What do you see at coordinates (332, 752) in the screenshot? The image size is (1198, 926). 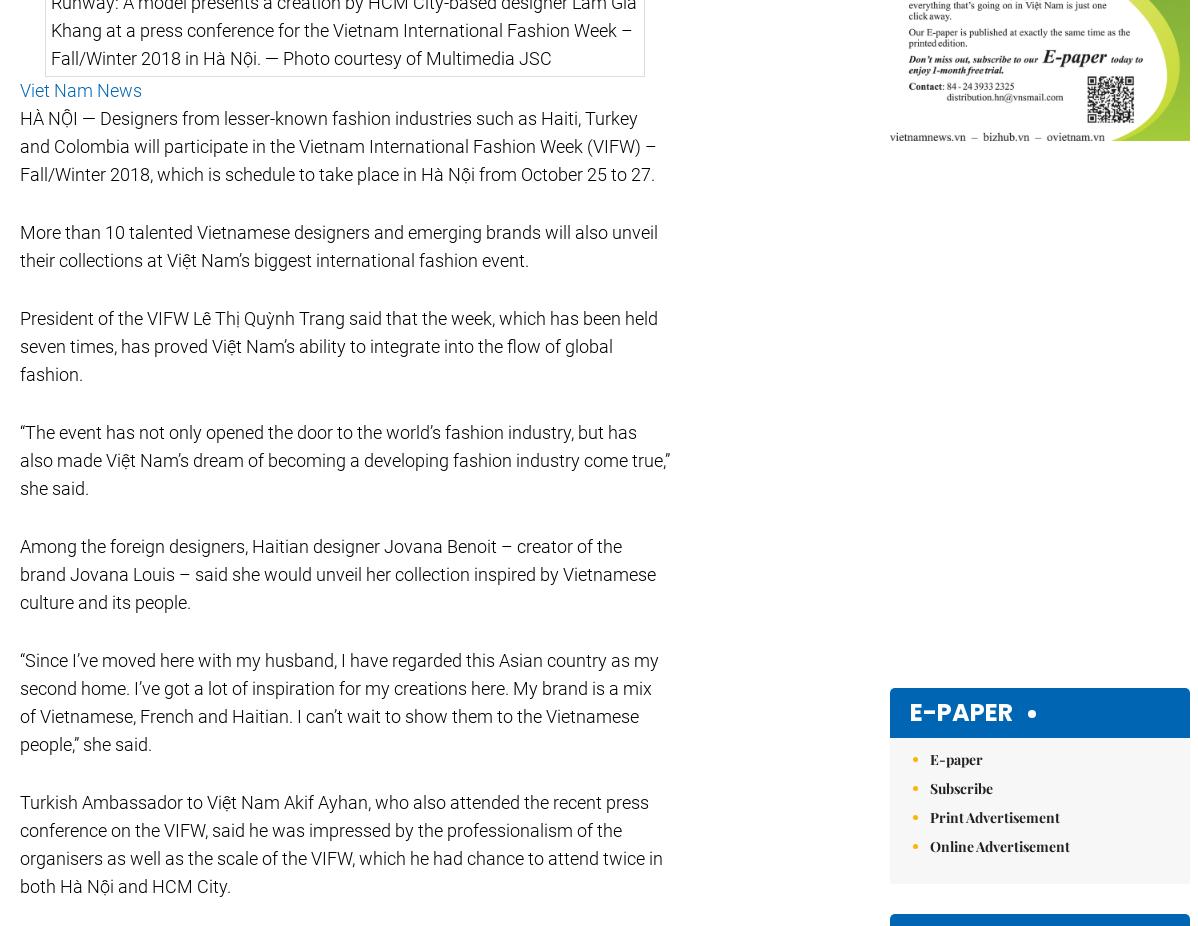 I see `'Op-Ed'` at bounding box center [332, 752].